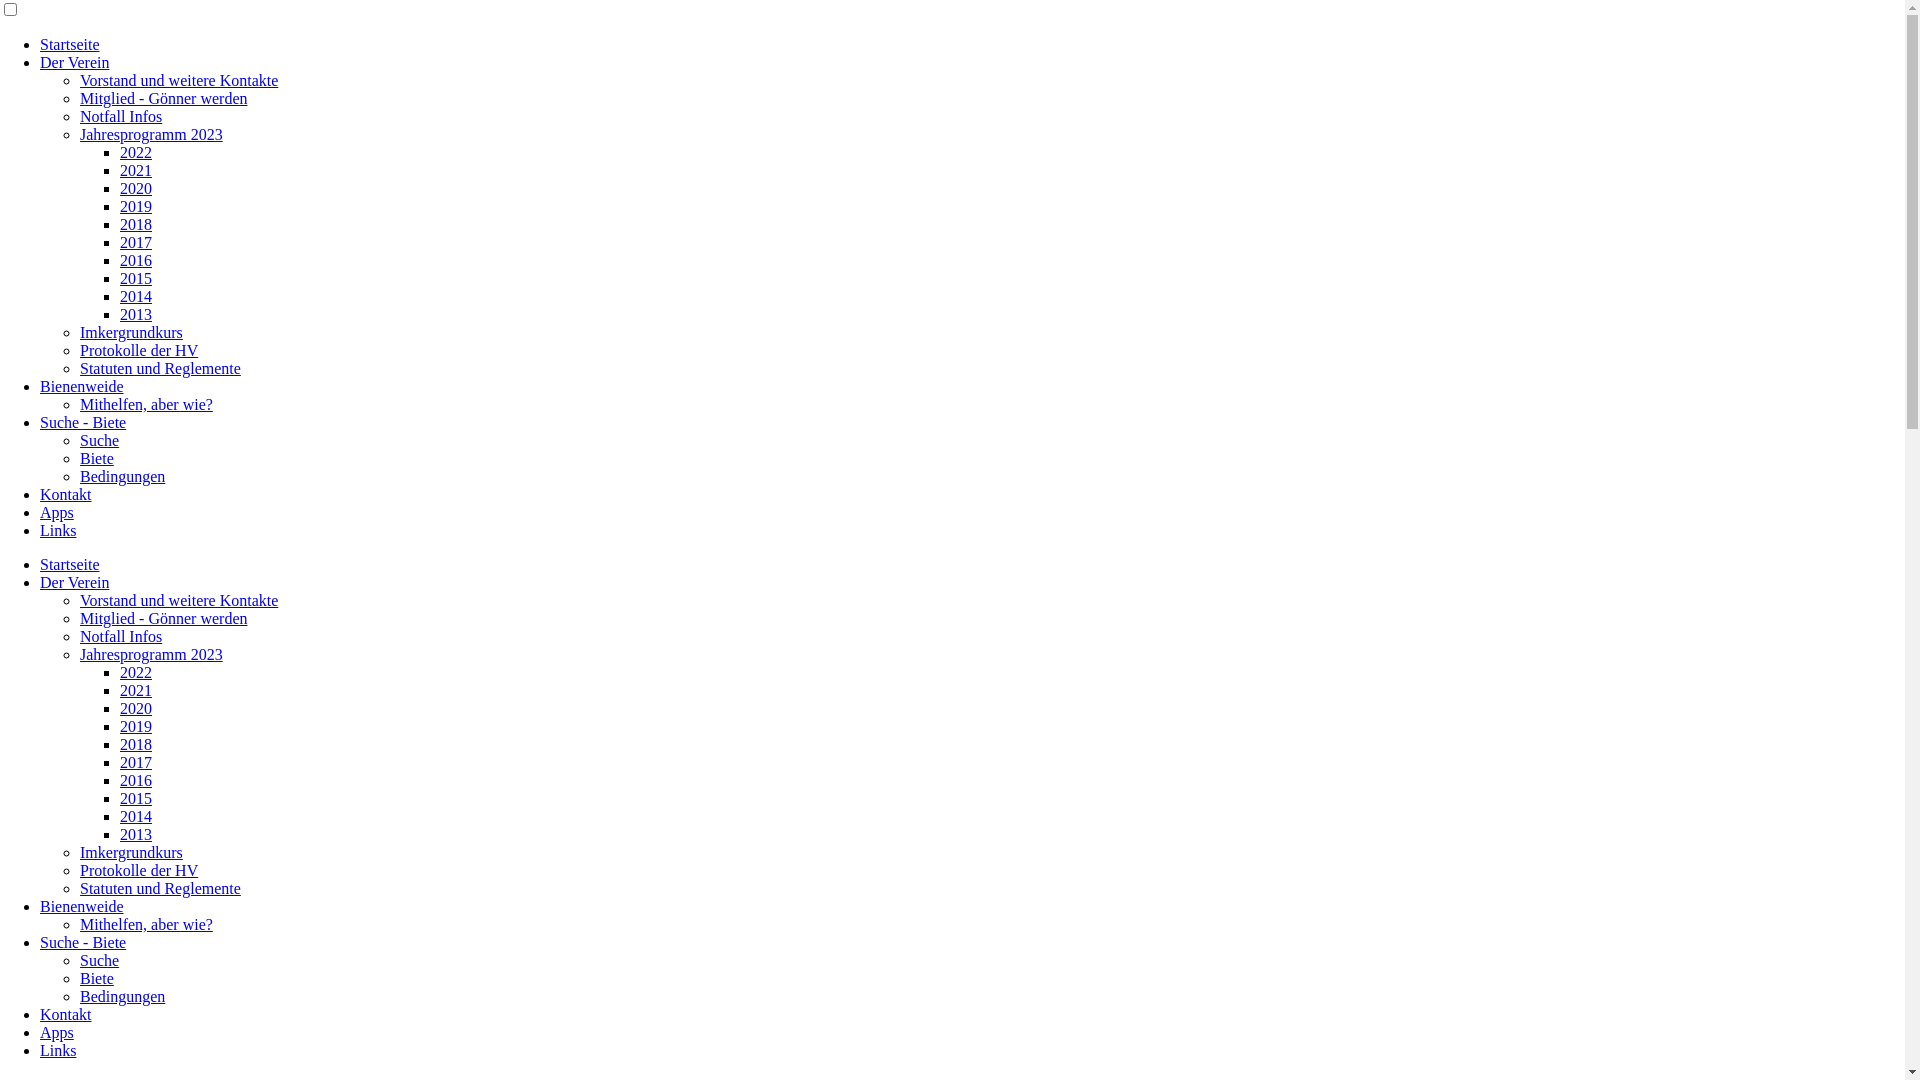 This screenshot has width=1920, height=1080. I want to click on 'Bedingungen', so click(121, 996).